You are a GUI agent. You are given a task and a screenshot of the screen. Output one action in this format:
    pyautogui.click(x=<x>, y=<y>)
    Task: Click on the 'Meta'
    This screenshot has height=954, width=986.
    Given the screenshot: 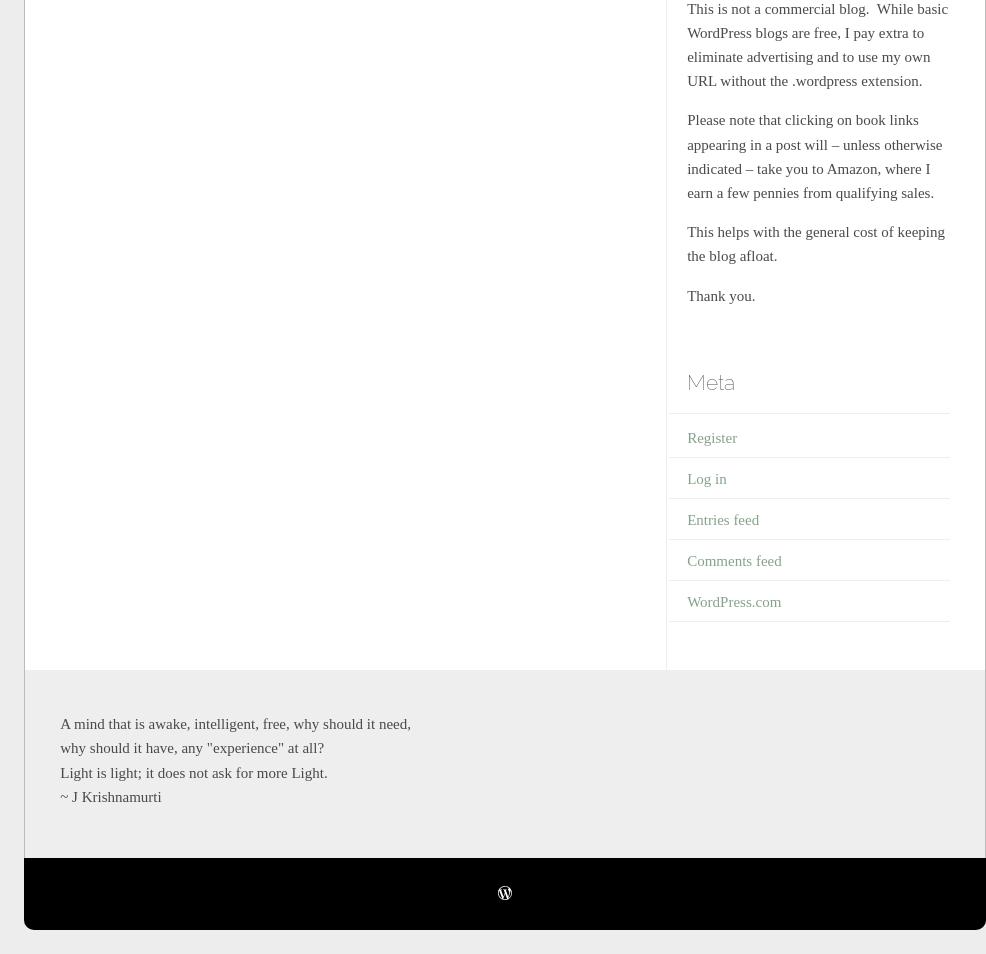 What is the action you would take?
    pyautogui.click(x=710, y=382)
    